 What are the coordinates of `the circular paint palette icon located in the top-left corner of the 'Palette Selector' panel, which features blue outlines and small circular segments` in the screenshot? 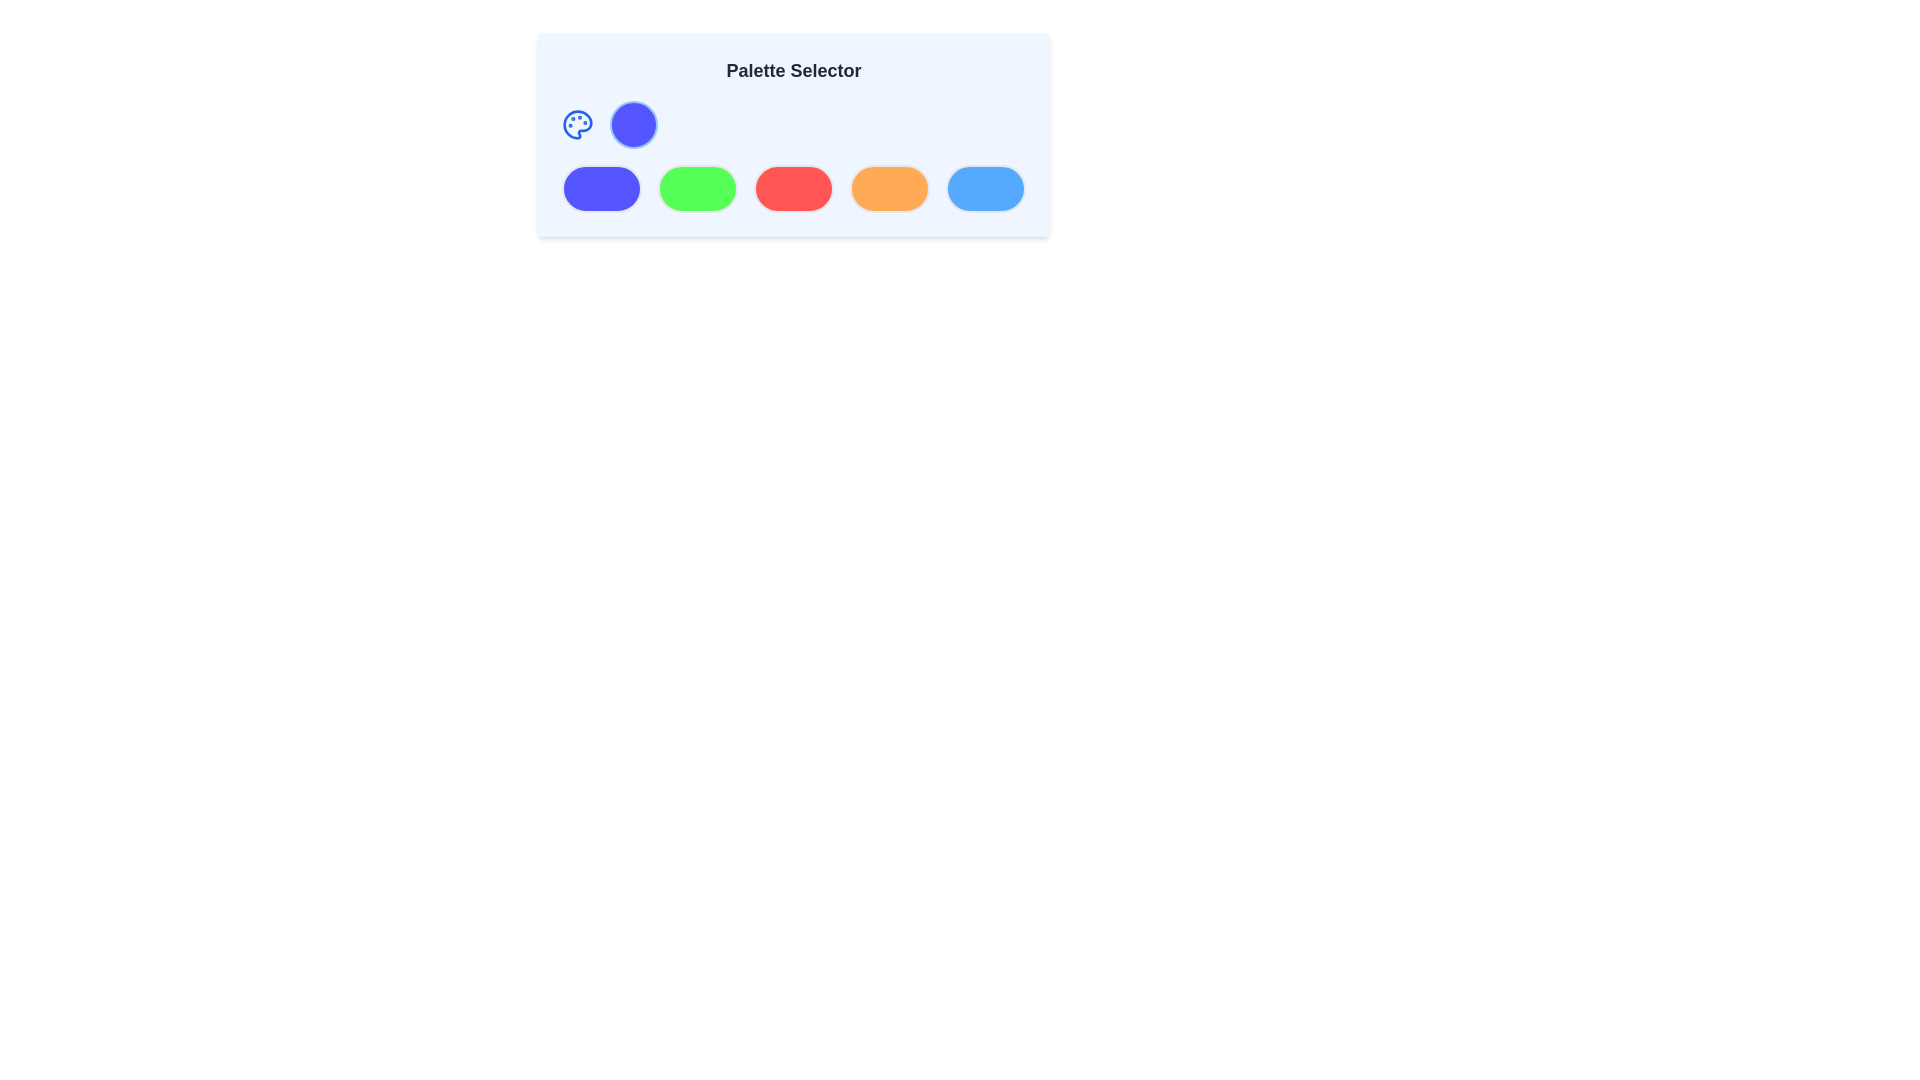 It's located at (576, 124).